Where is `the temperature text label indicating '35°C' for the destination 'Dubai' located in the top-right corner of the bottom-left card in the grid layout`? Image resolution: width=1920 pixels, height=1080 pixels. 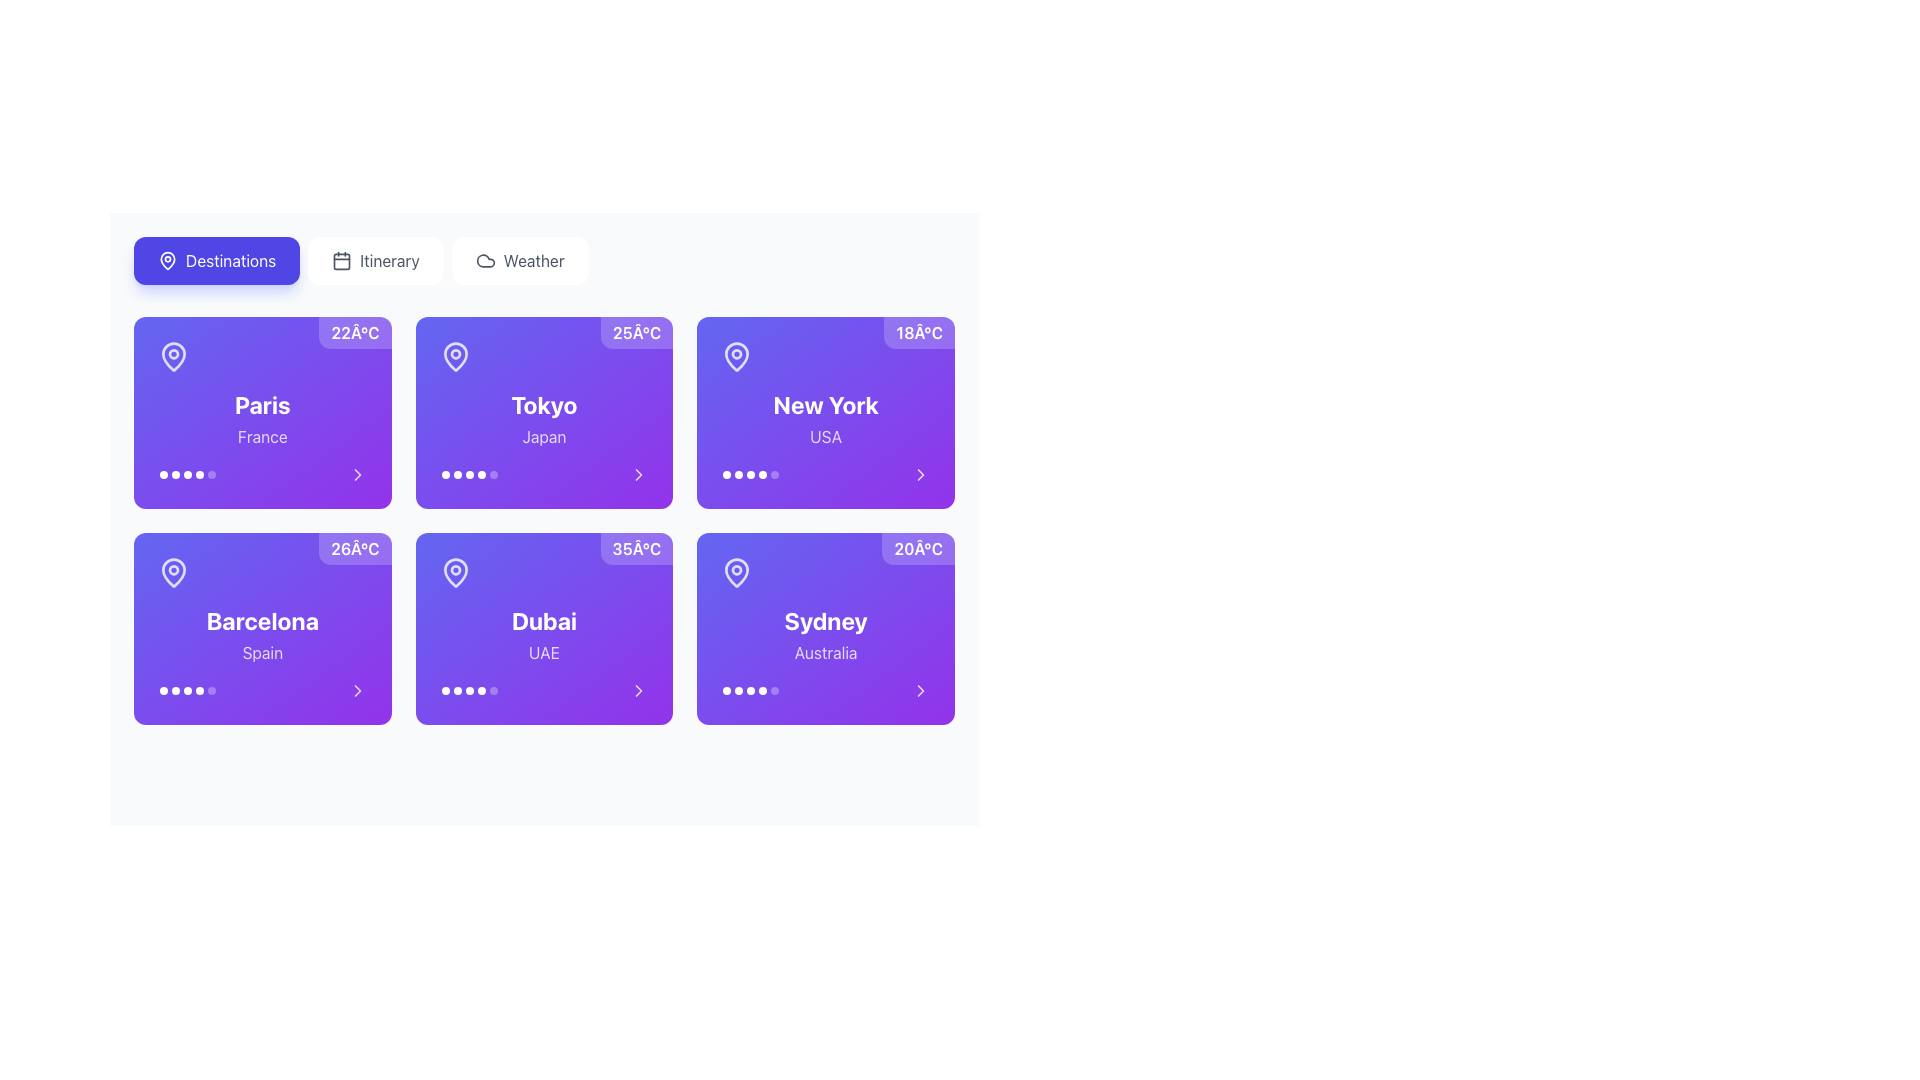
the temperature text label indicating '35°C' for the destination 'Dubai' located in the top-right corner of the bottom-left card in the grid layout is located at coordinates (635, 548).